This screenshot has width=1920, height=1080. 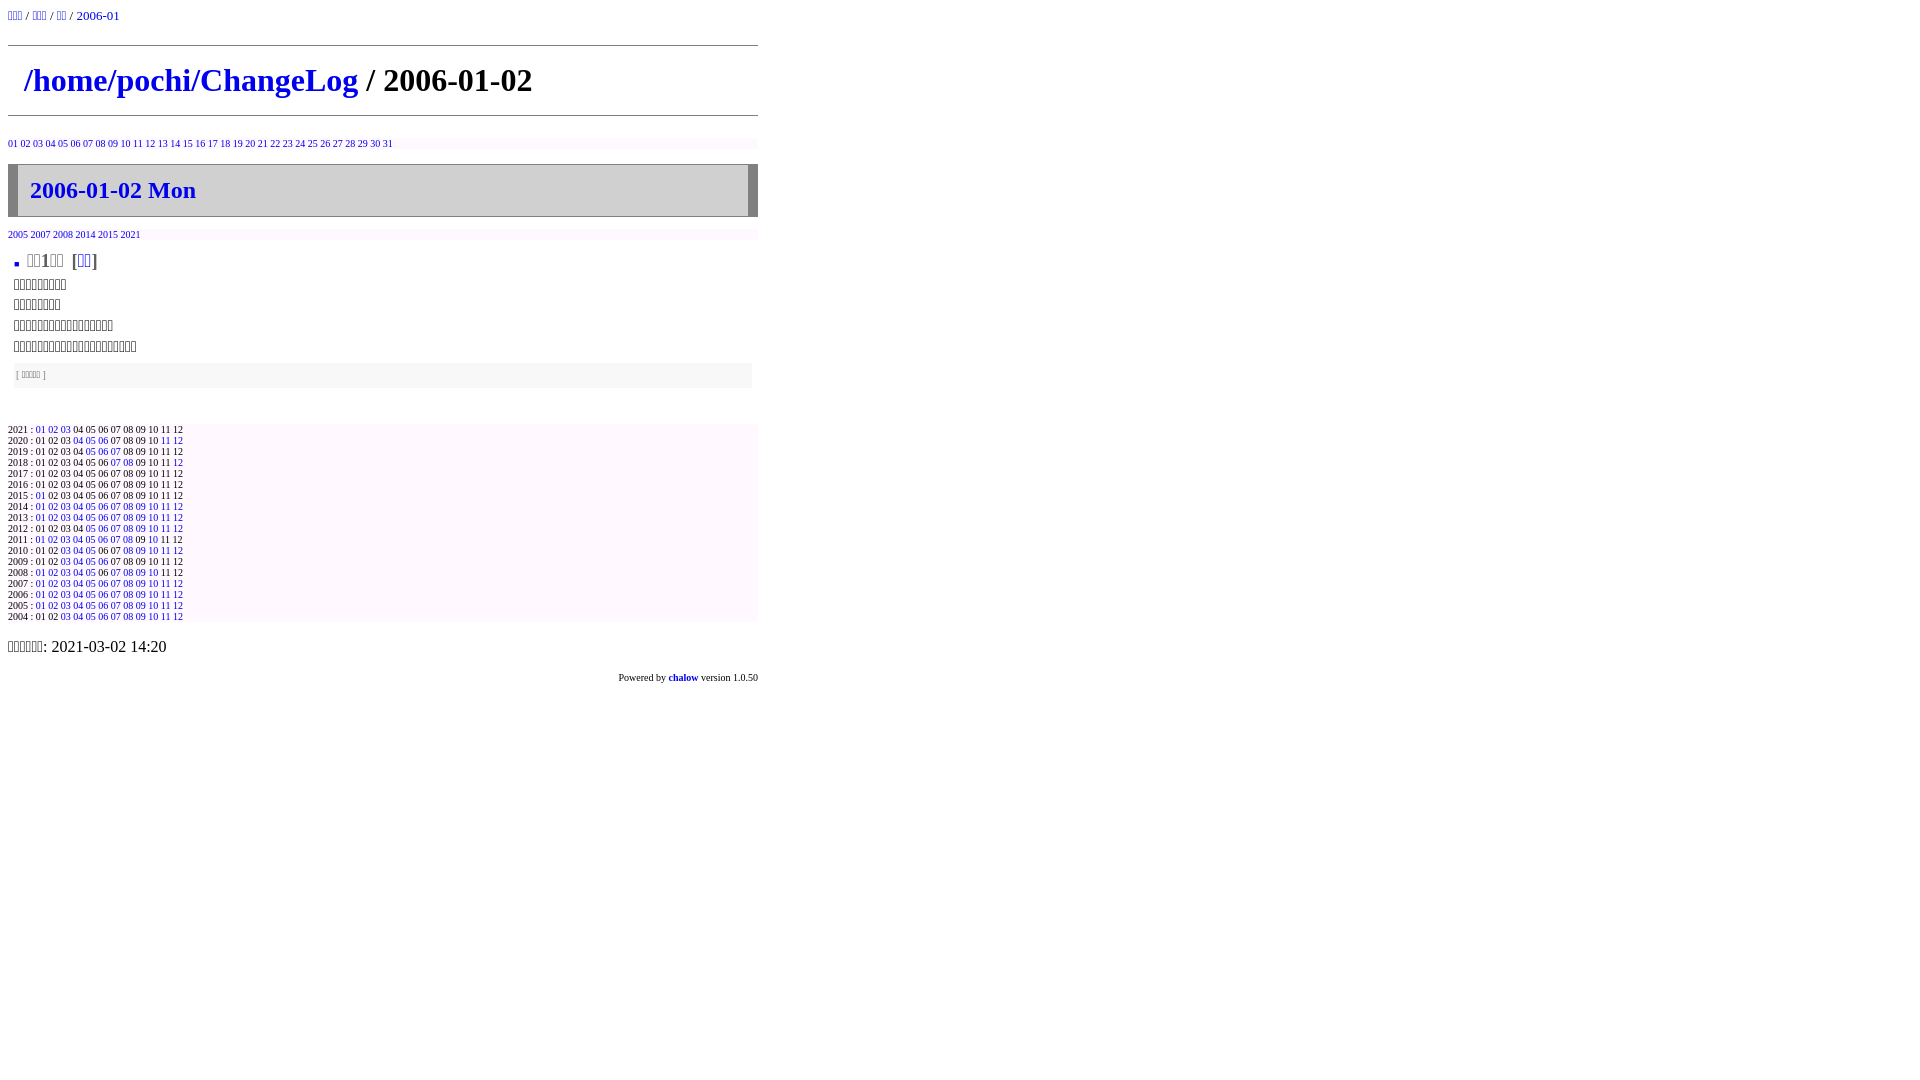 I want to click on '04', so click(x=77, y=550).